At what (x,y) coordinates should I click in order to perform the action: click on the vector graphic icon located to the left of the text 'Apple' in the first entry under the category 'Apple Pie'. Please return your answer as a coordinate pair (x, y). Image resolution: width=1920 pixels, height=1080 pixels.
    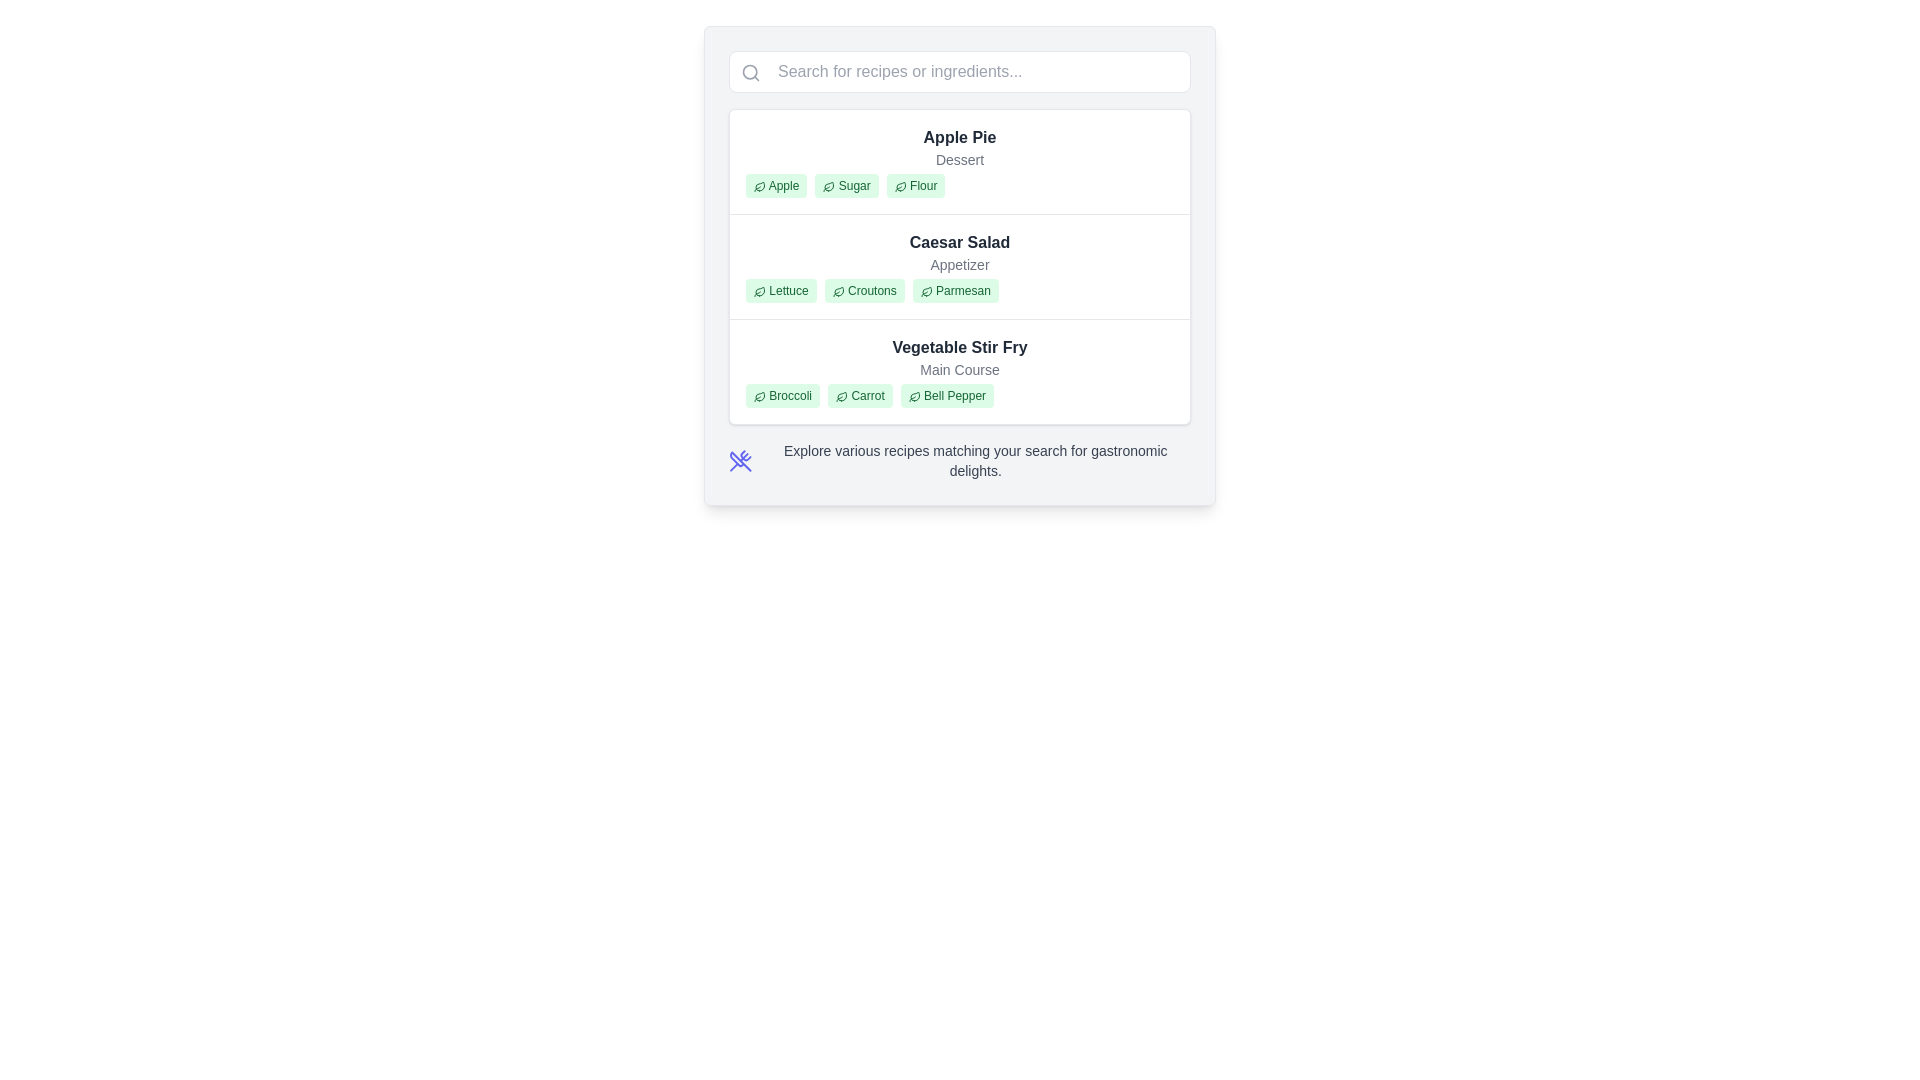
    Looking at the image, I should click on (759, 186).